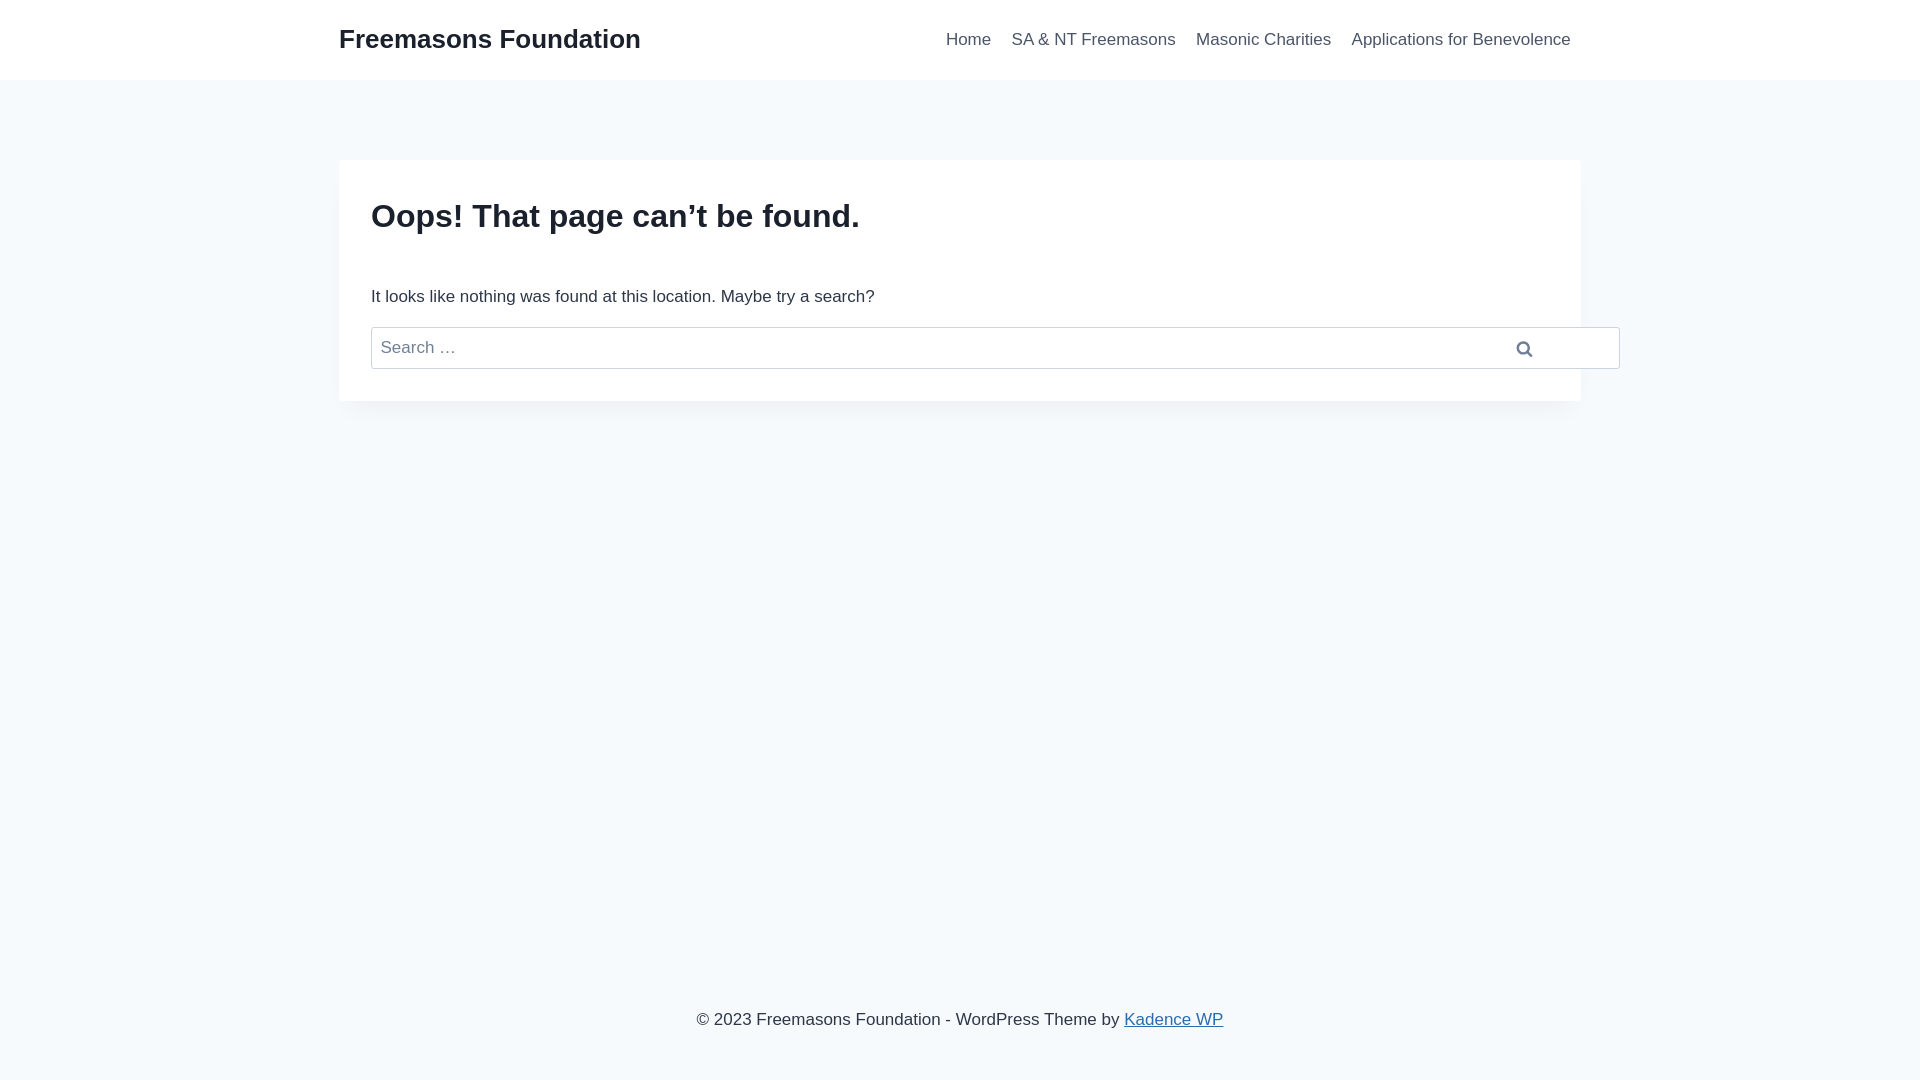 The width and height of the screenshot is (1920, 1080). I want to click on 'Kadence WP', so click(1173, 1019).